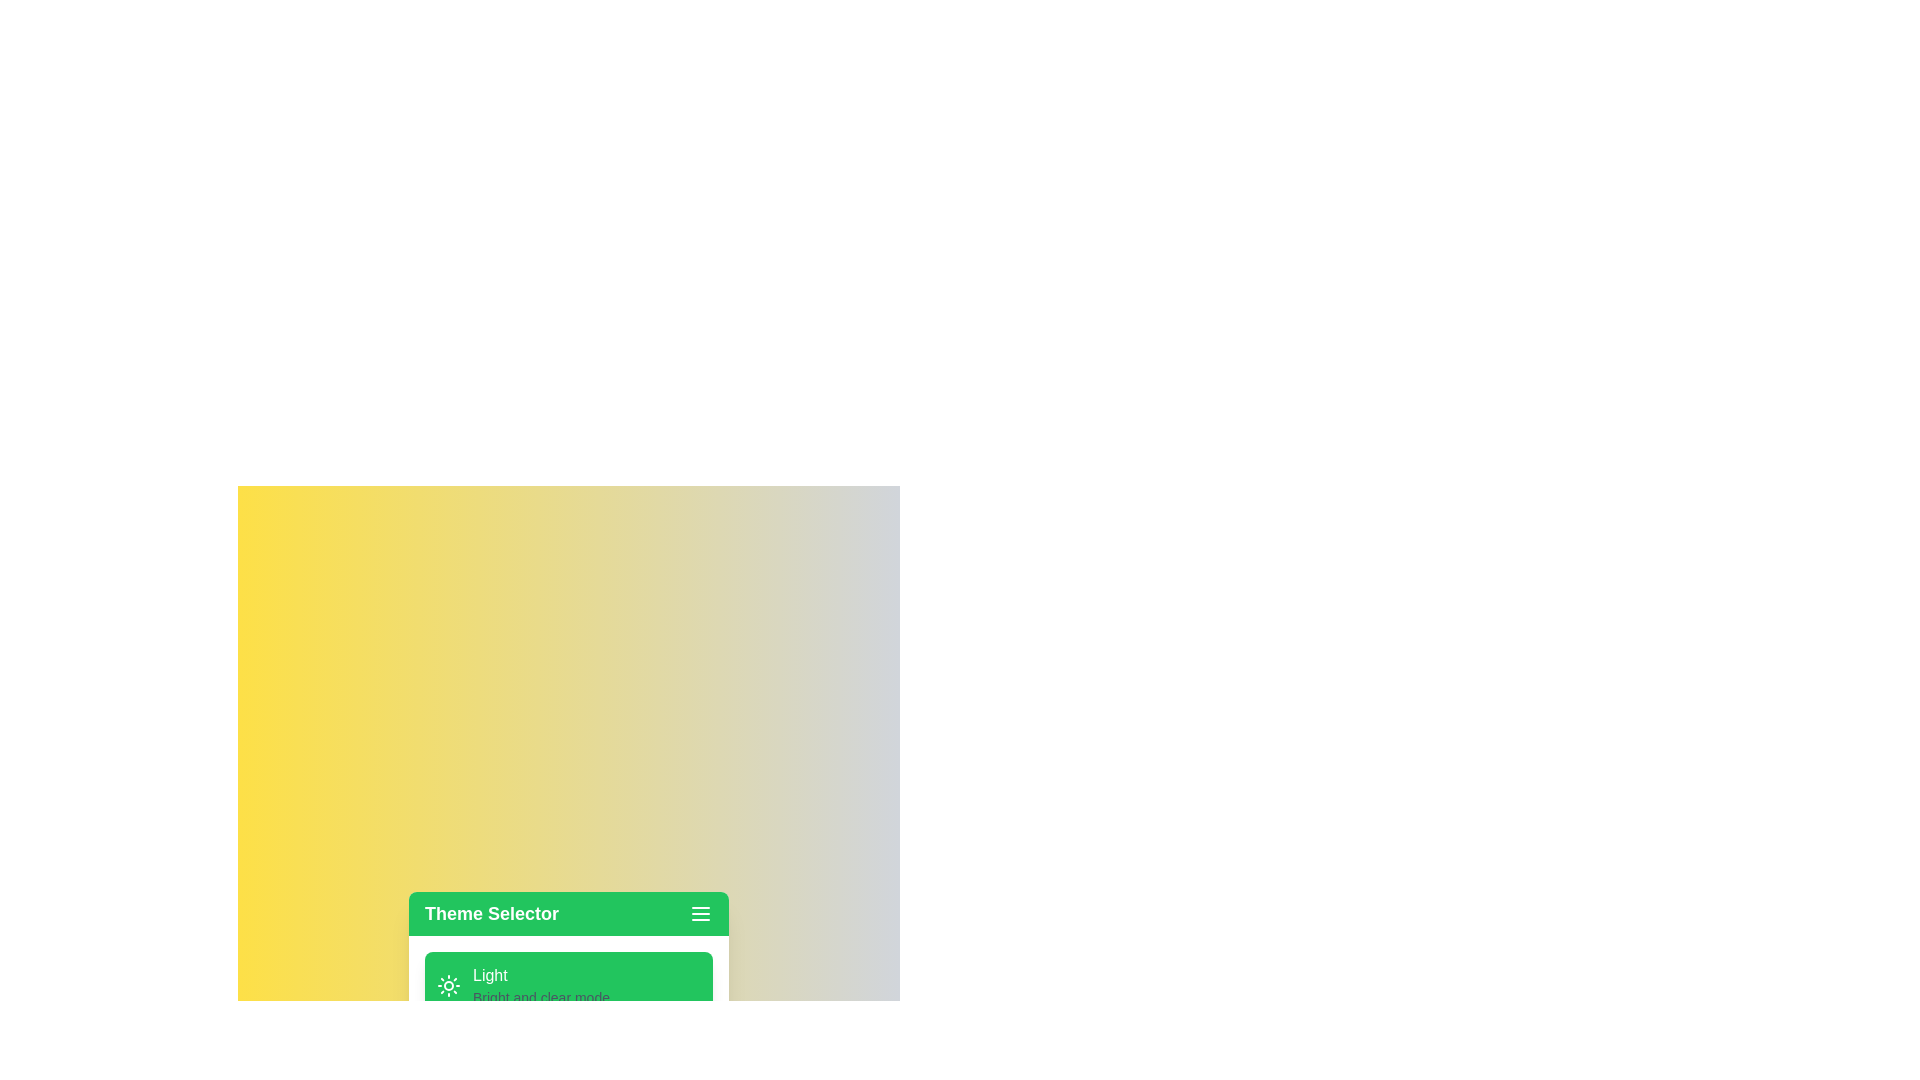 The height and width of the screenshot is (1080, 1920). I want to click on the 'Light' theme button to select it, so click(568, 985).